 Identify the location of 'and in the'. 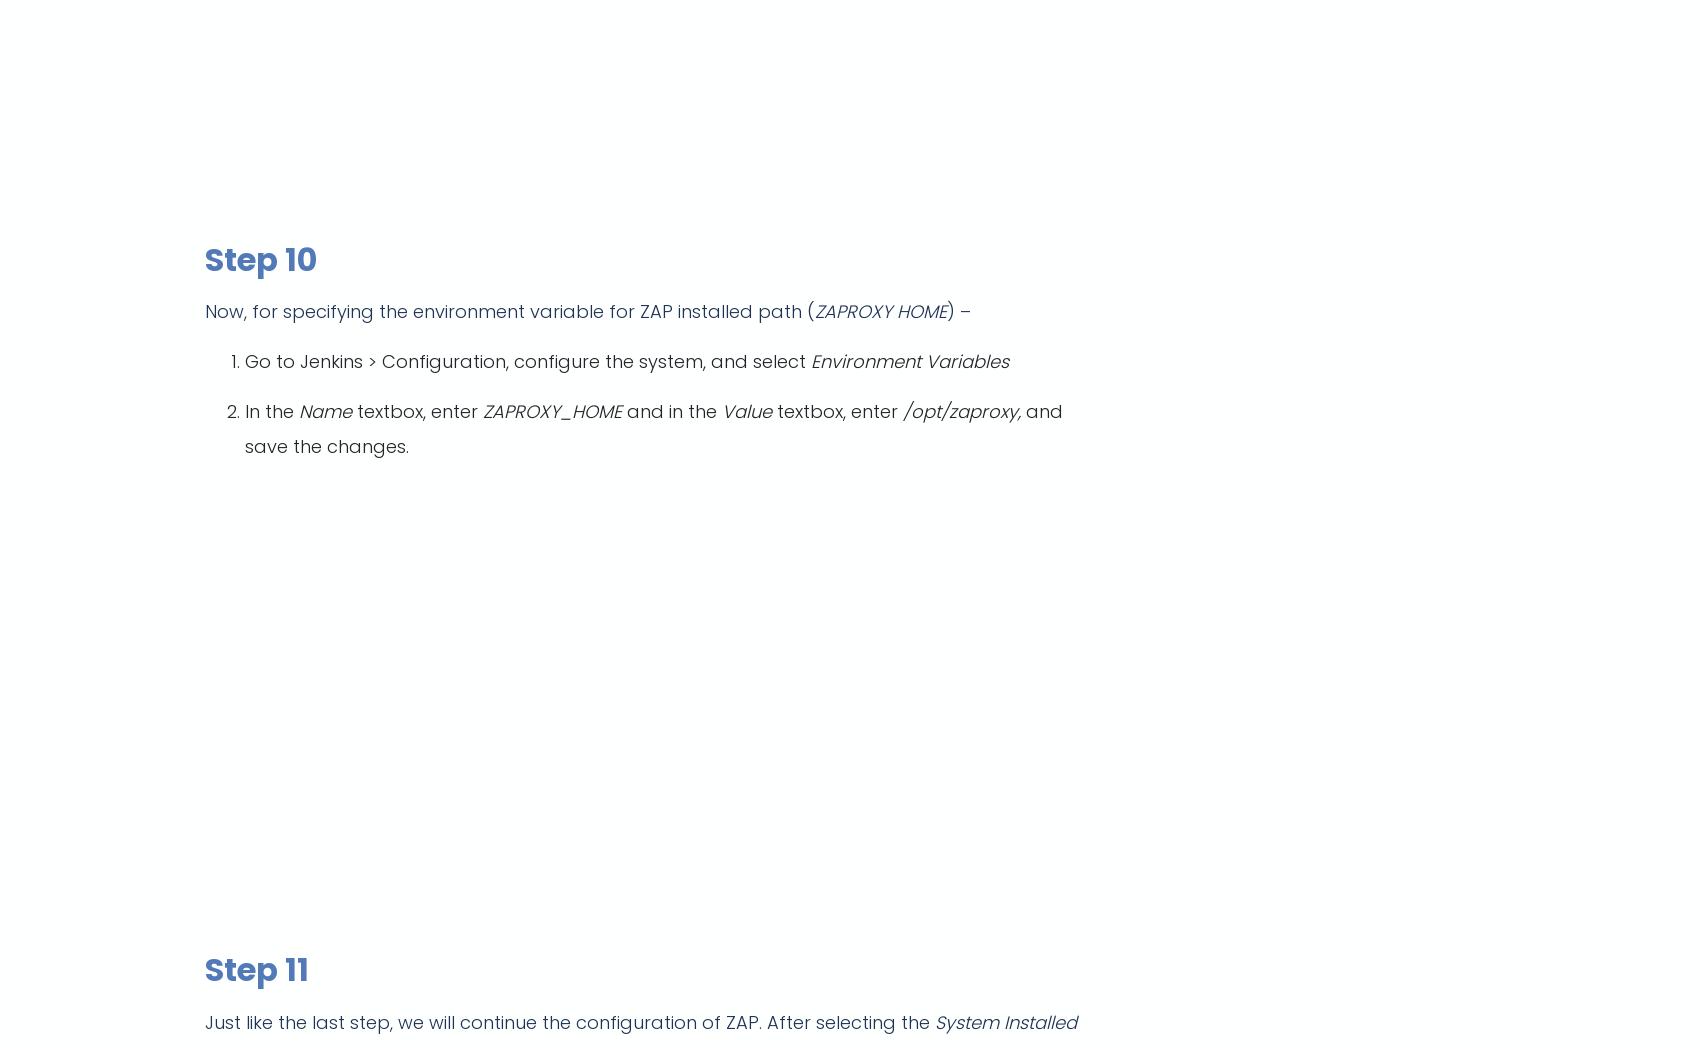
(621, 411).